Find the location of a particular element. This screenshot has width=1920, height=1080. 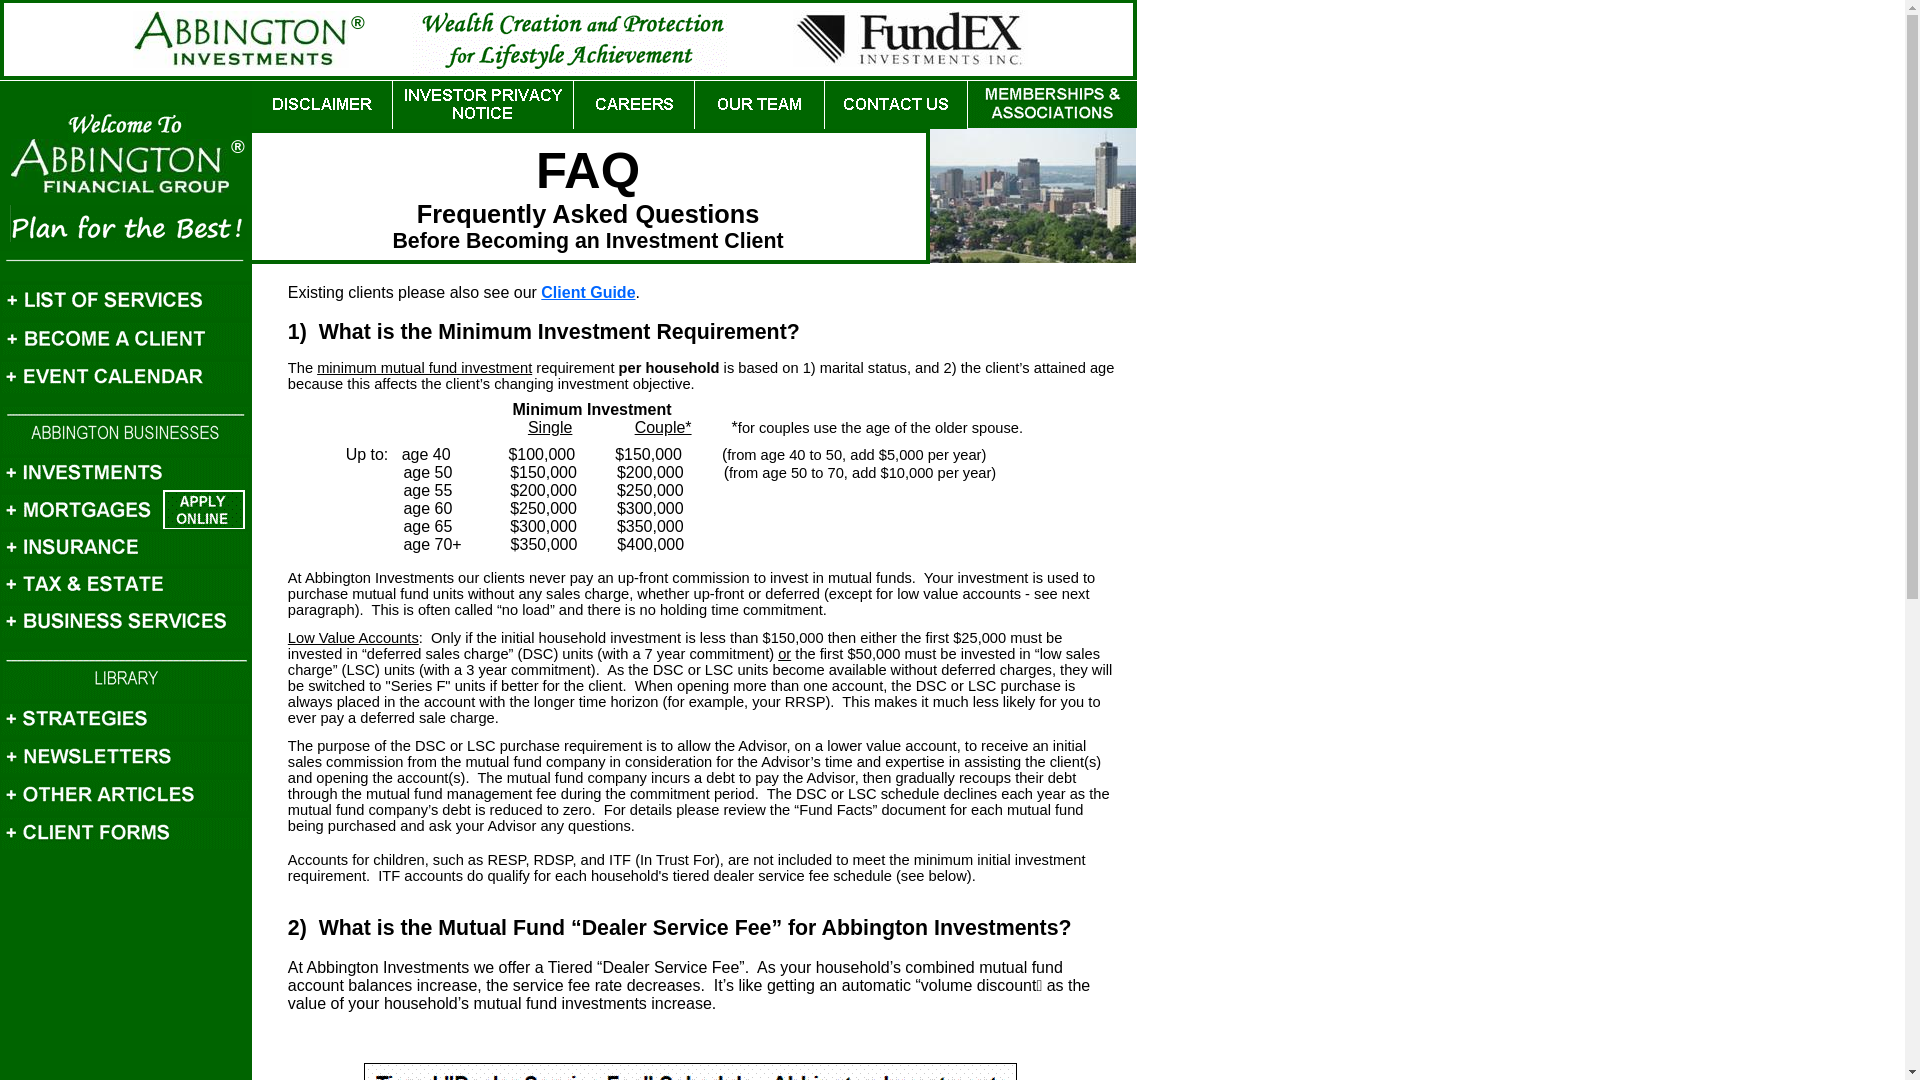

'Client Guide' is located at coordinates (587, 292).